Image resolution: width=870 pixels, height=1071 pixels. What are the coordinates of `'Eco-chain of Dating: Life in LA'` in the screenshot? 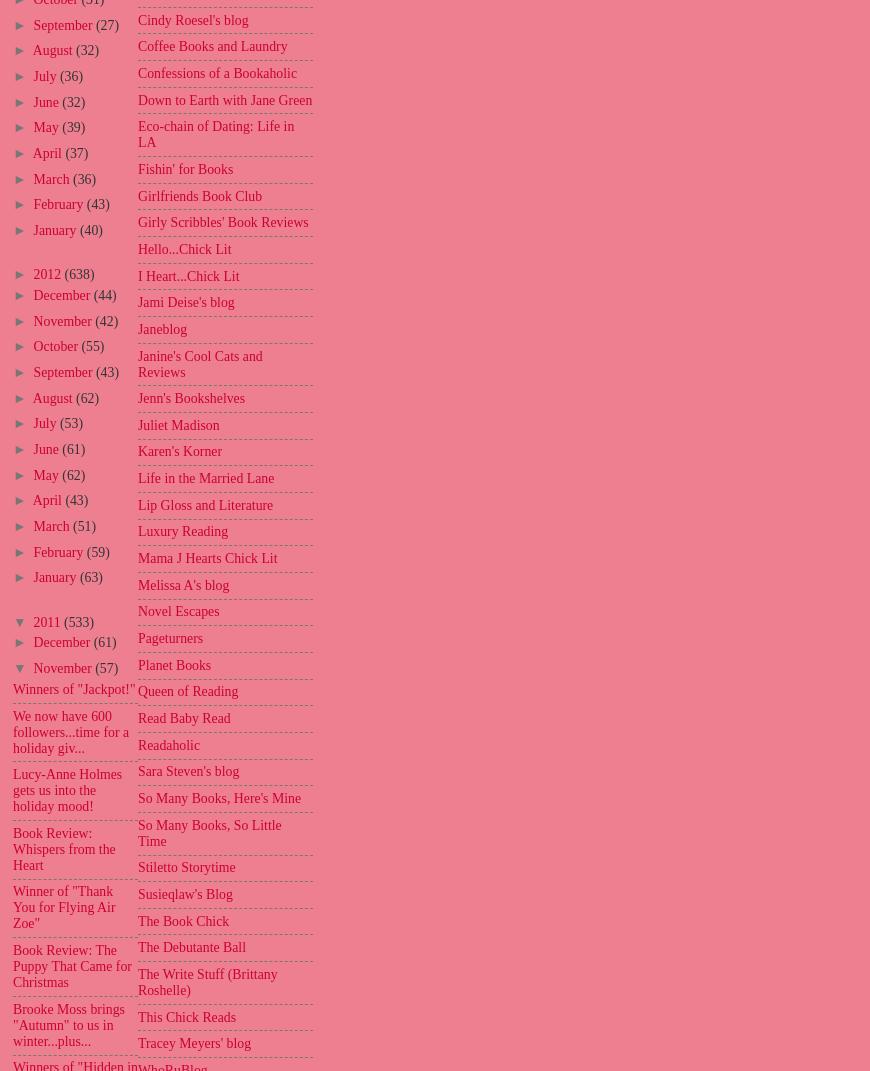 It's located at (215, 134).